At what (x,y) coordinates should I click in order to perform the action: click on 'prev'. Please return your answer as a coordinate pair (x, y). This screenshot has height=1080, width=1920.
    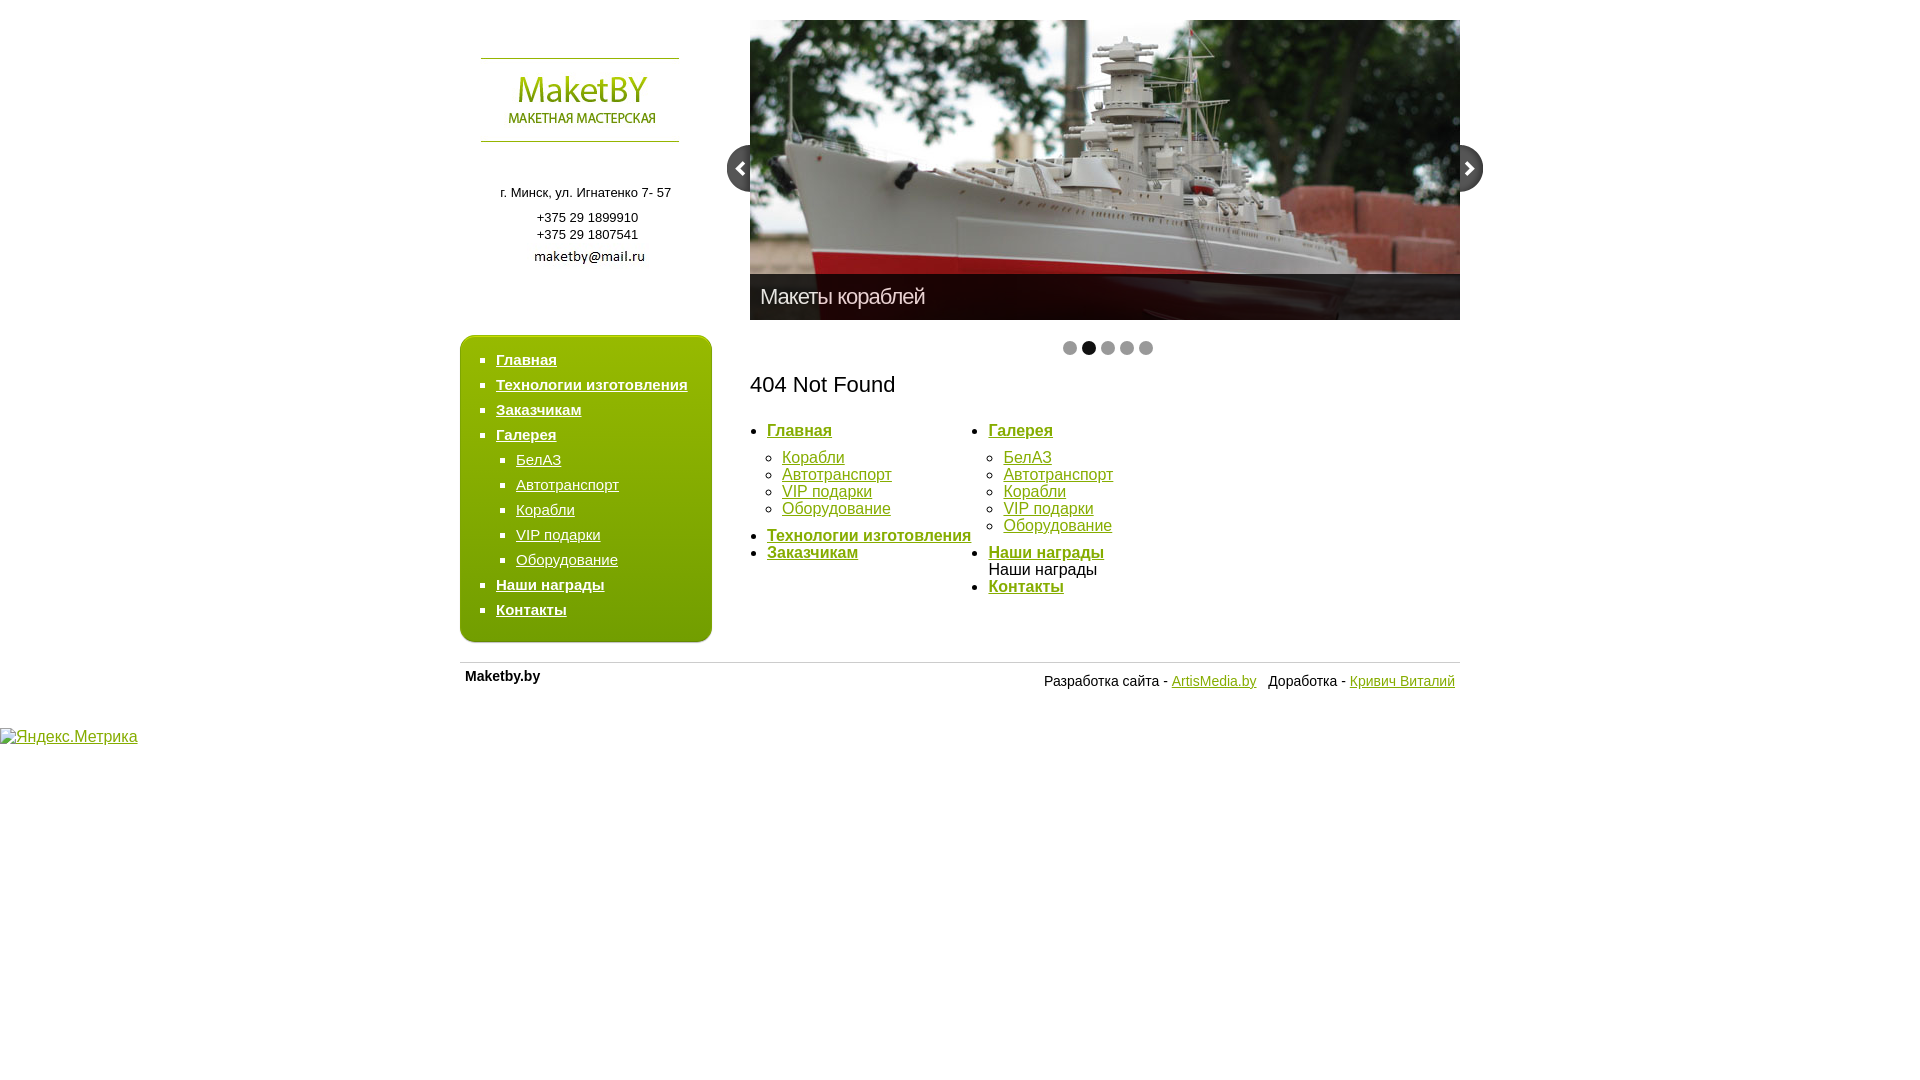
    Looking at the image, I should click on (737, 167).